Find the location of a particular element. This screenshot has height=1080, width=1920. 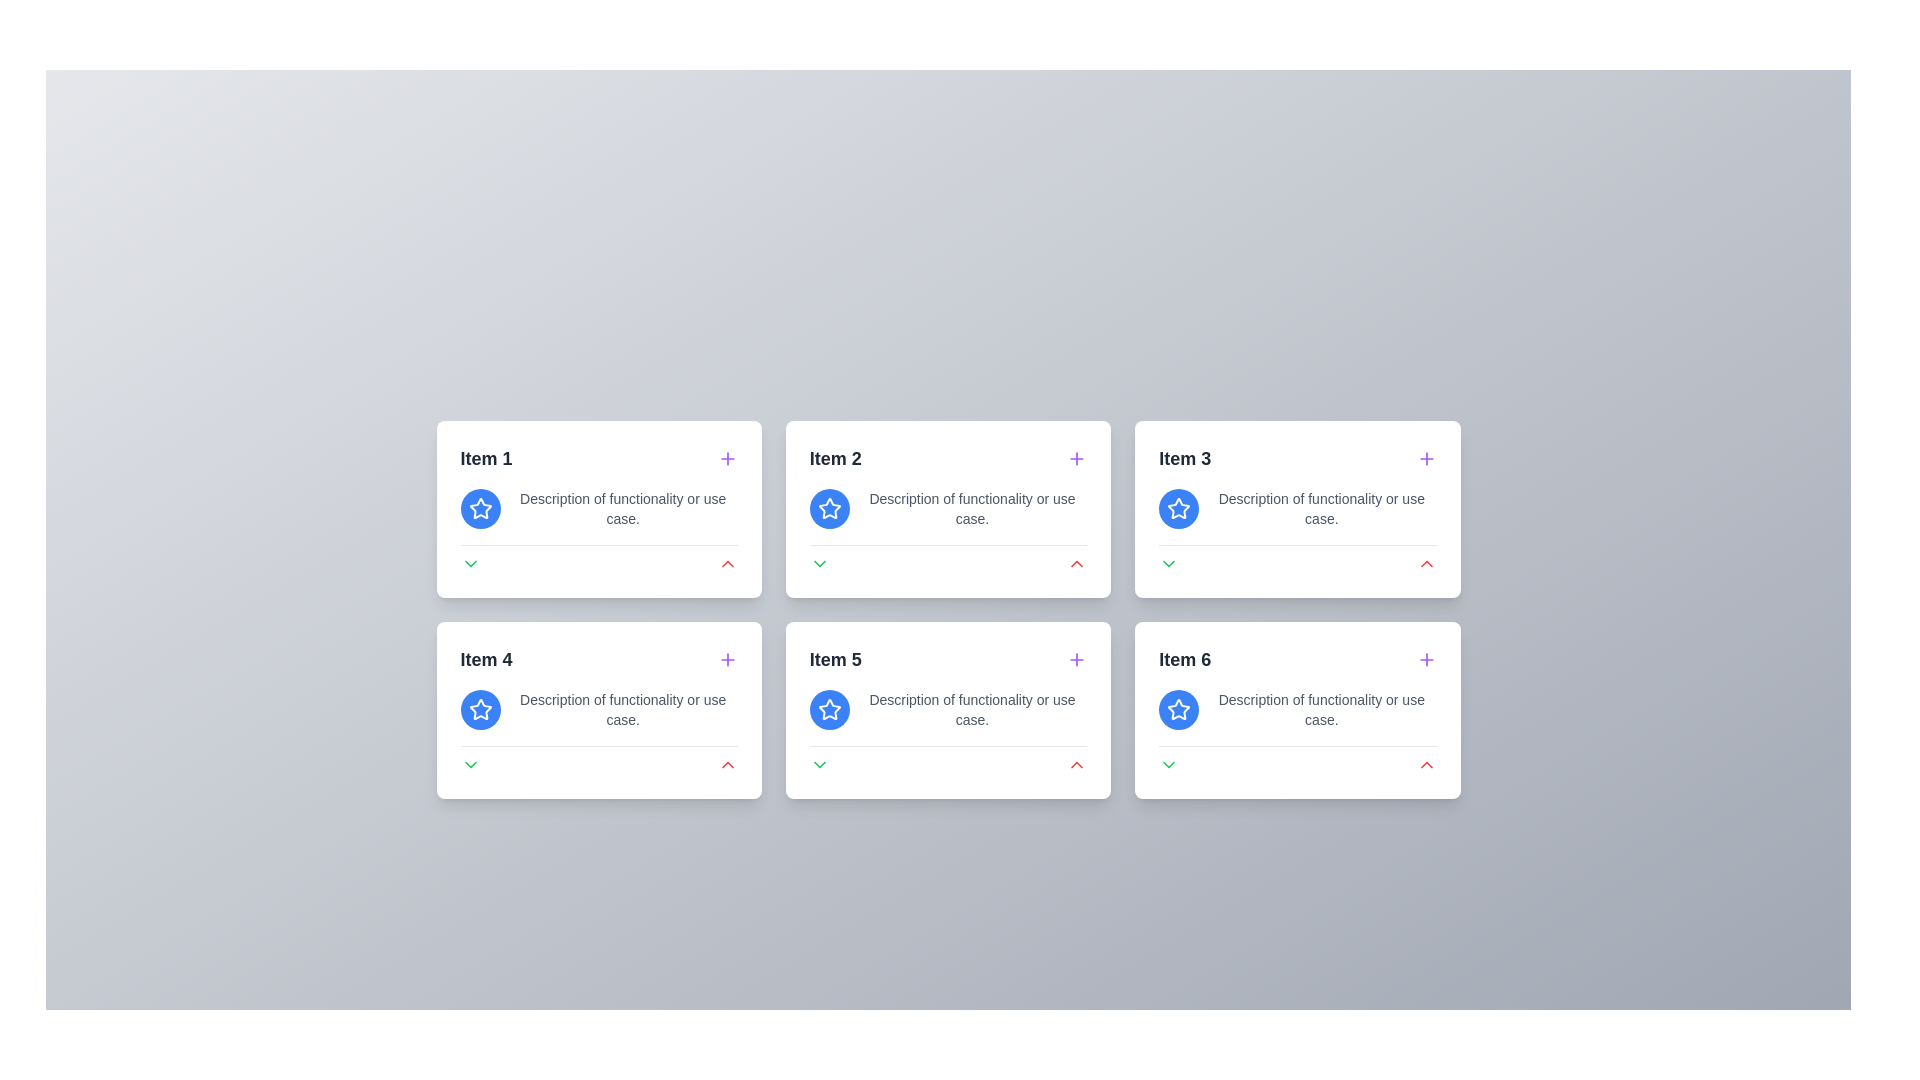

the expand icon located at the leftmost position under the 'Item 2' card is located at coordinates (819, 563).